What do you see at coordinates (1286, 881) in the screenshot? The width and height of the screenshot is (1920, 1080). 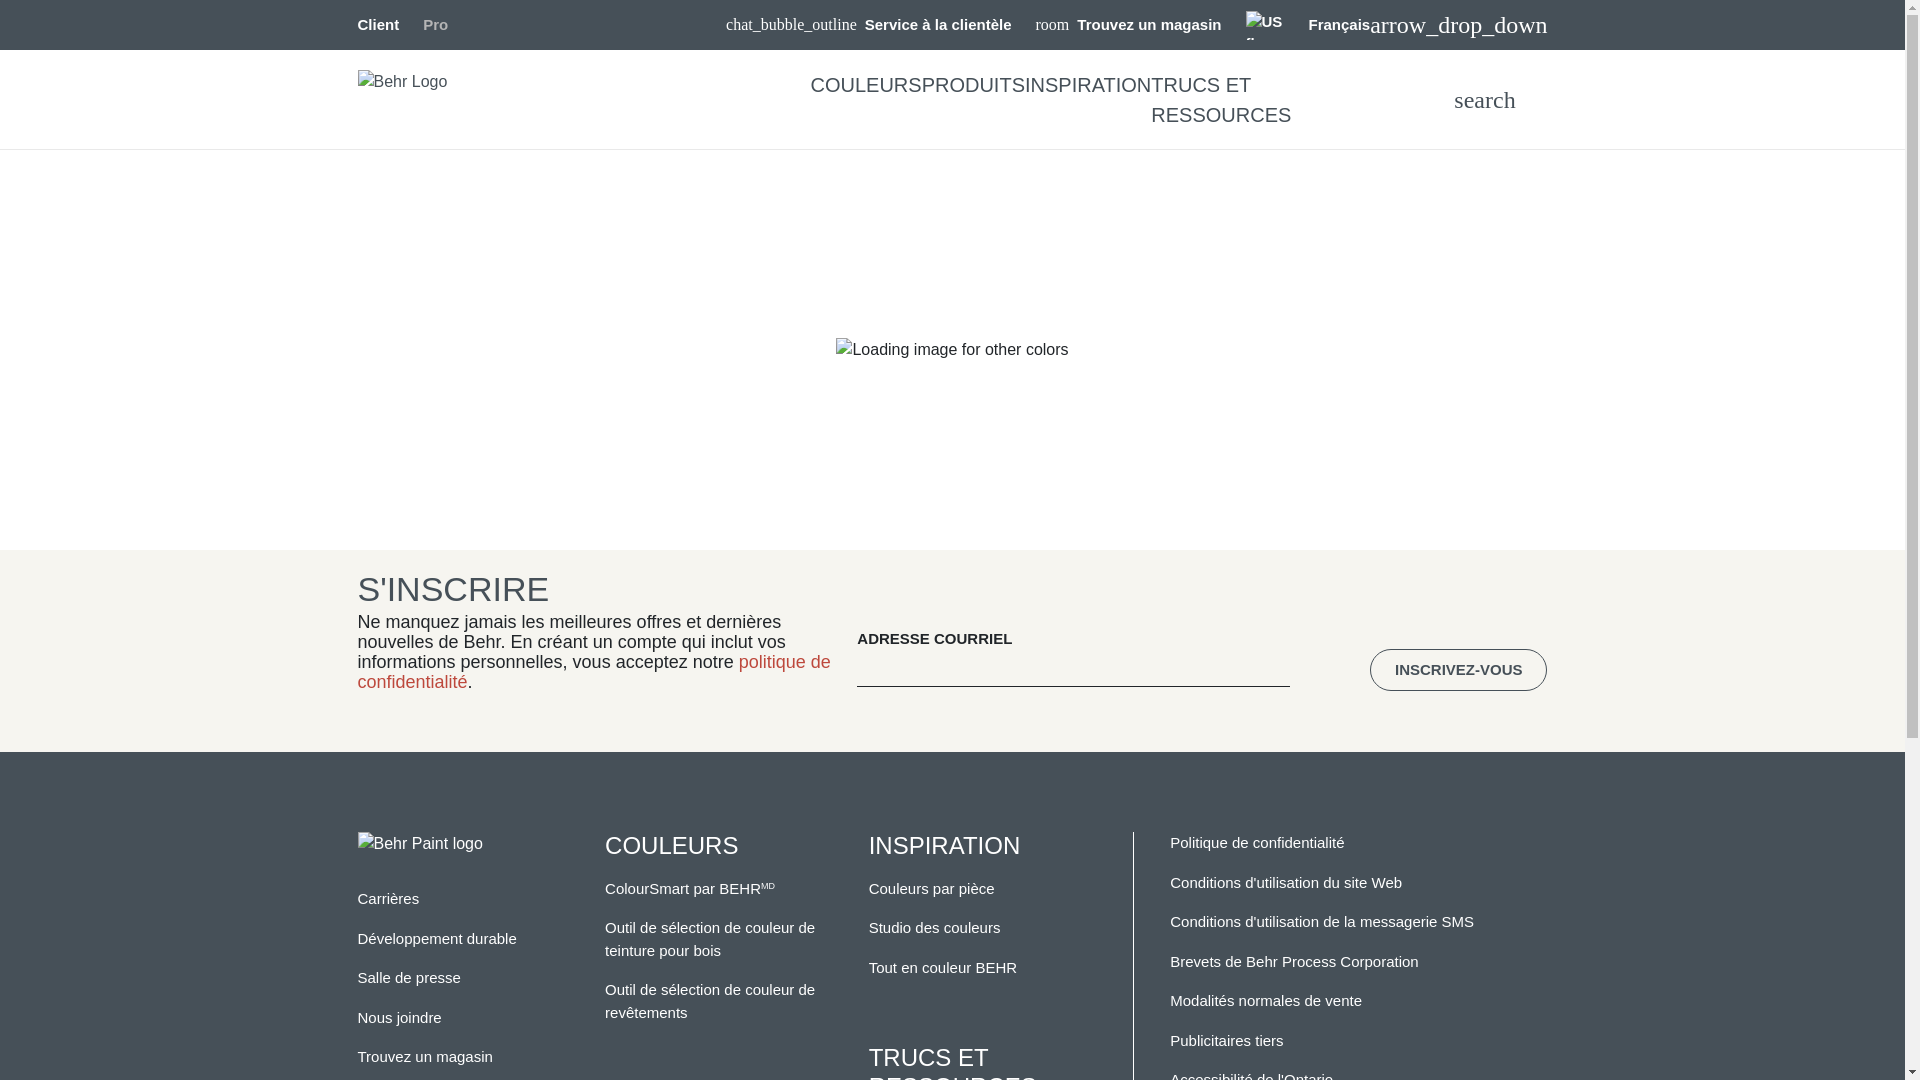 I see `'Conditions d'utilisation du site Web'` at bounding box center [1286, 881].